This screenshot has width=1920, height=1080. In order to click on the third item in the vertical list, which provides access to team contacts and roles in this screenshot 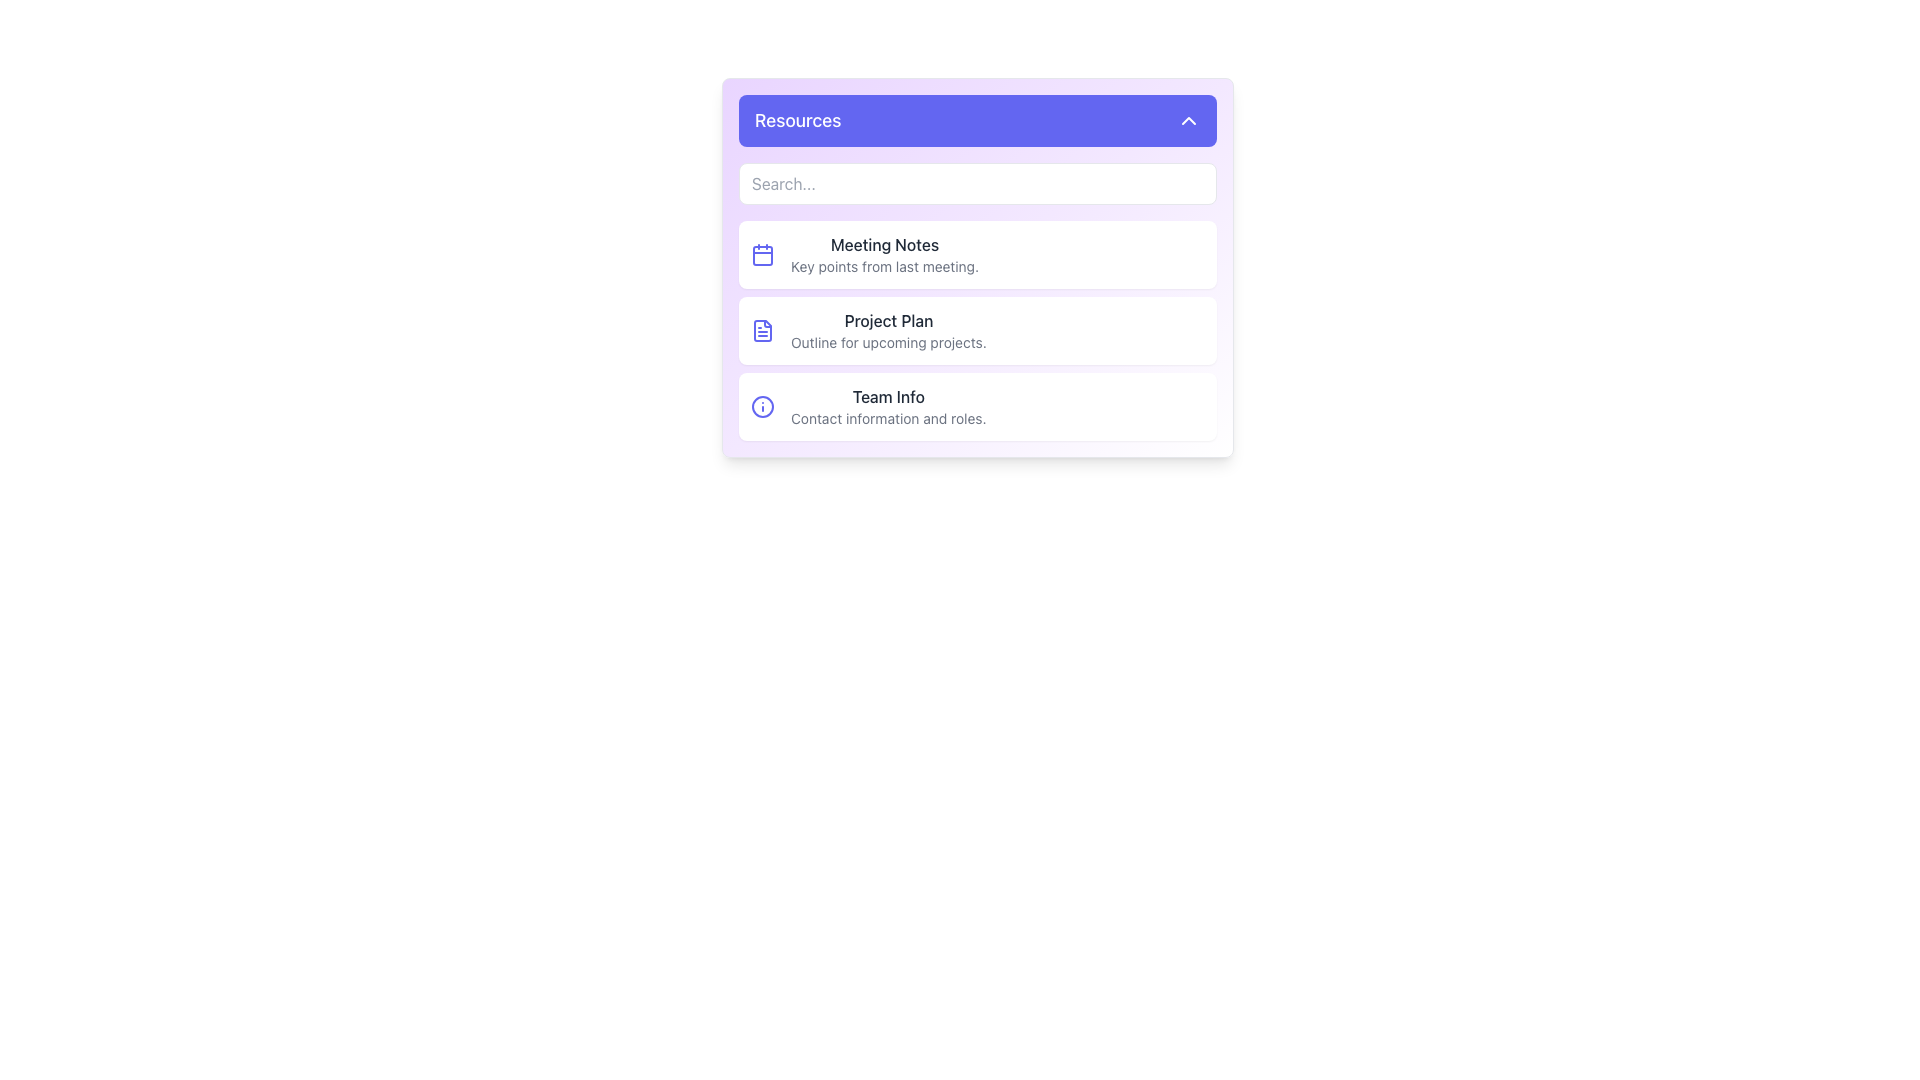, I will do `click(887, 406)`.